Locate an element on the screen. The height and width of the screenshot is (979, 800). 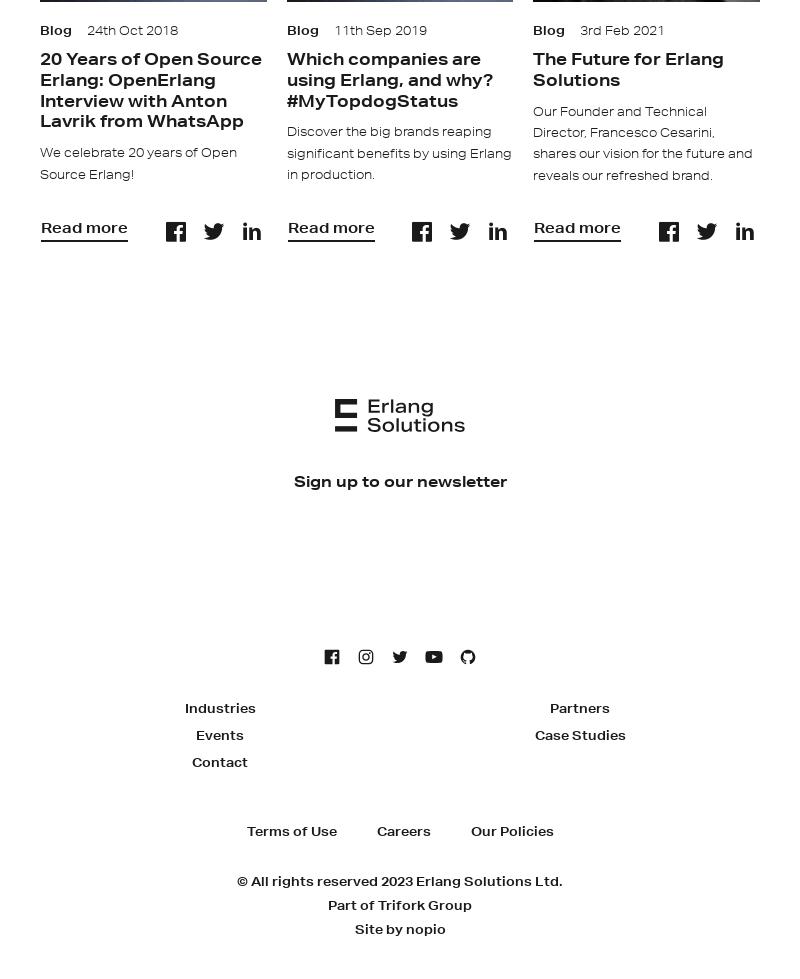
'© All rights reserved 2023 Erlang Solutions Ltd.' is located at coordinates (236, 879).